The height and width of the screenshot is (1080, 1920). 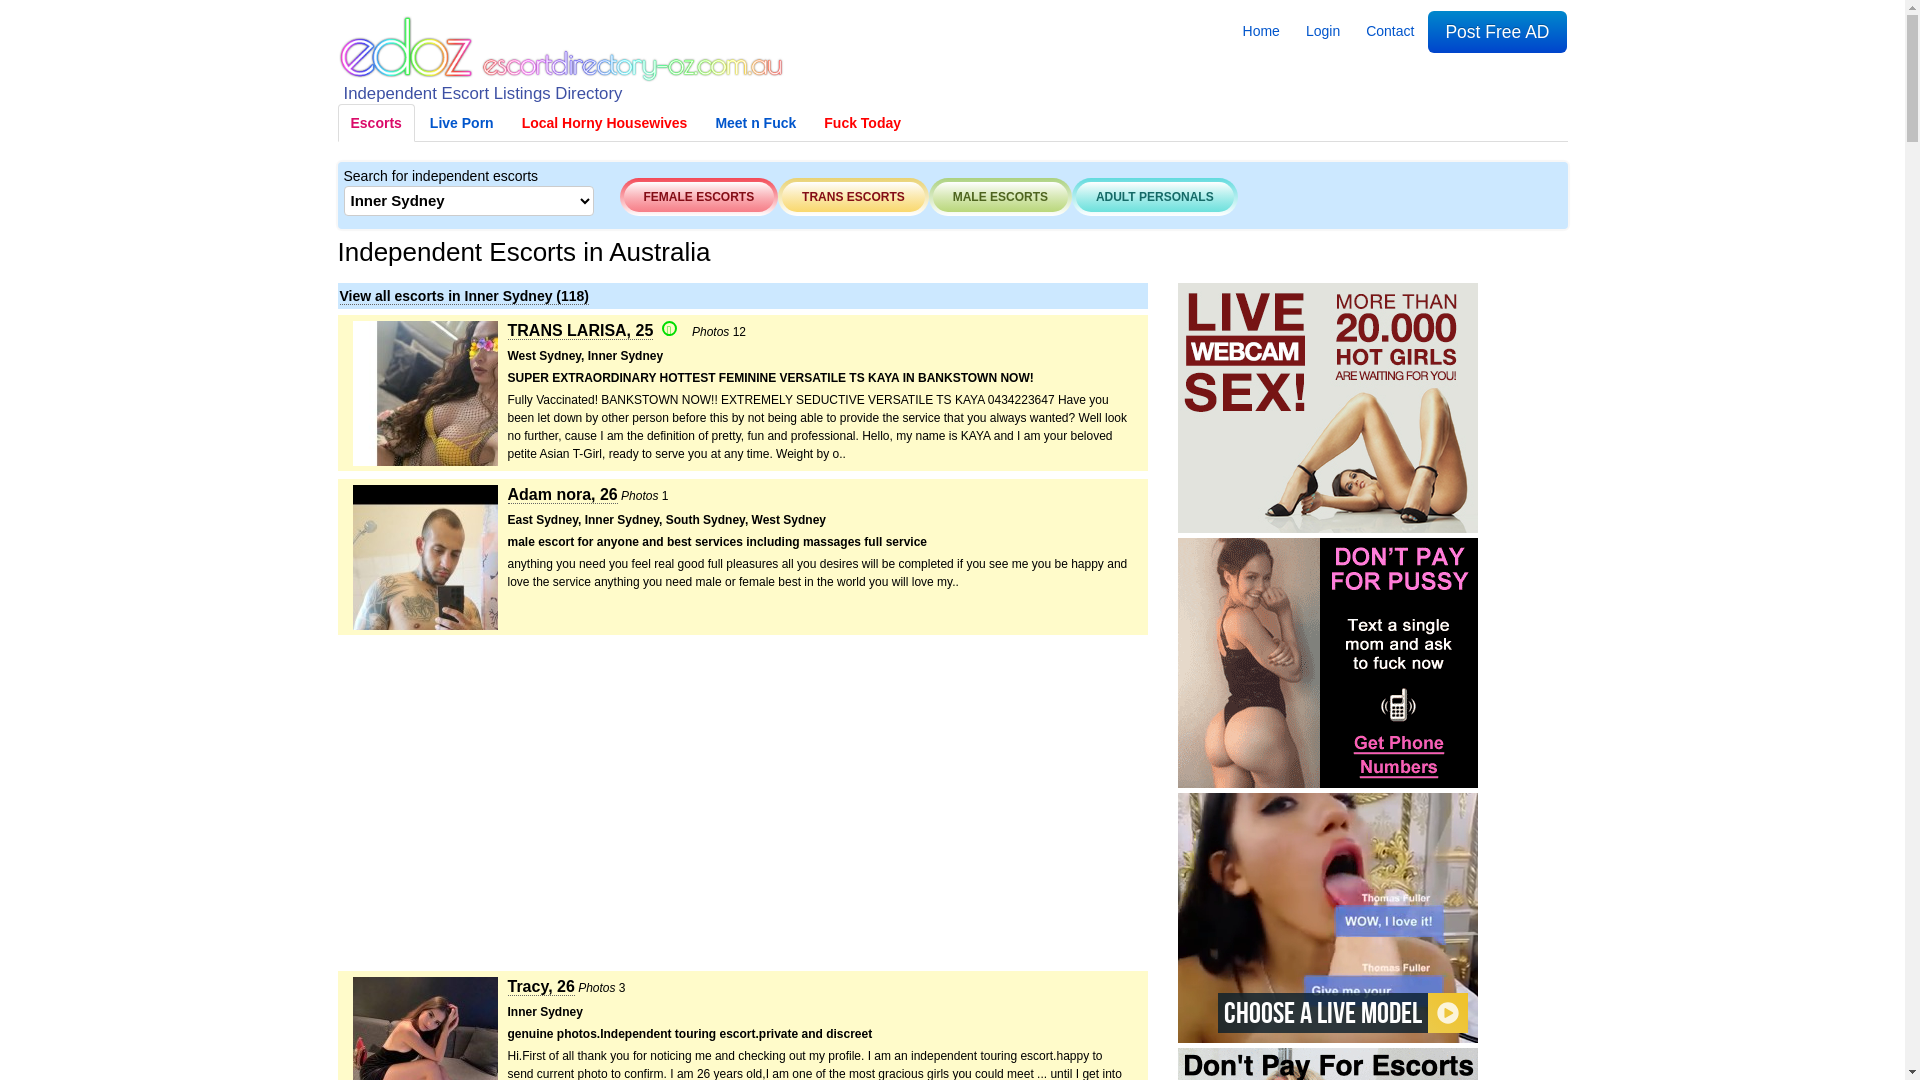 I want to click on 'FEMALE ESCORTS', so click(x=699, y=196).